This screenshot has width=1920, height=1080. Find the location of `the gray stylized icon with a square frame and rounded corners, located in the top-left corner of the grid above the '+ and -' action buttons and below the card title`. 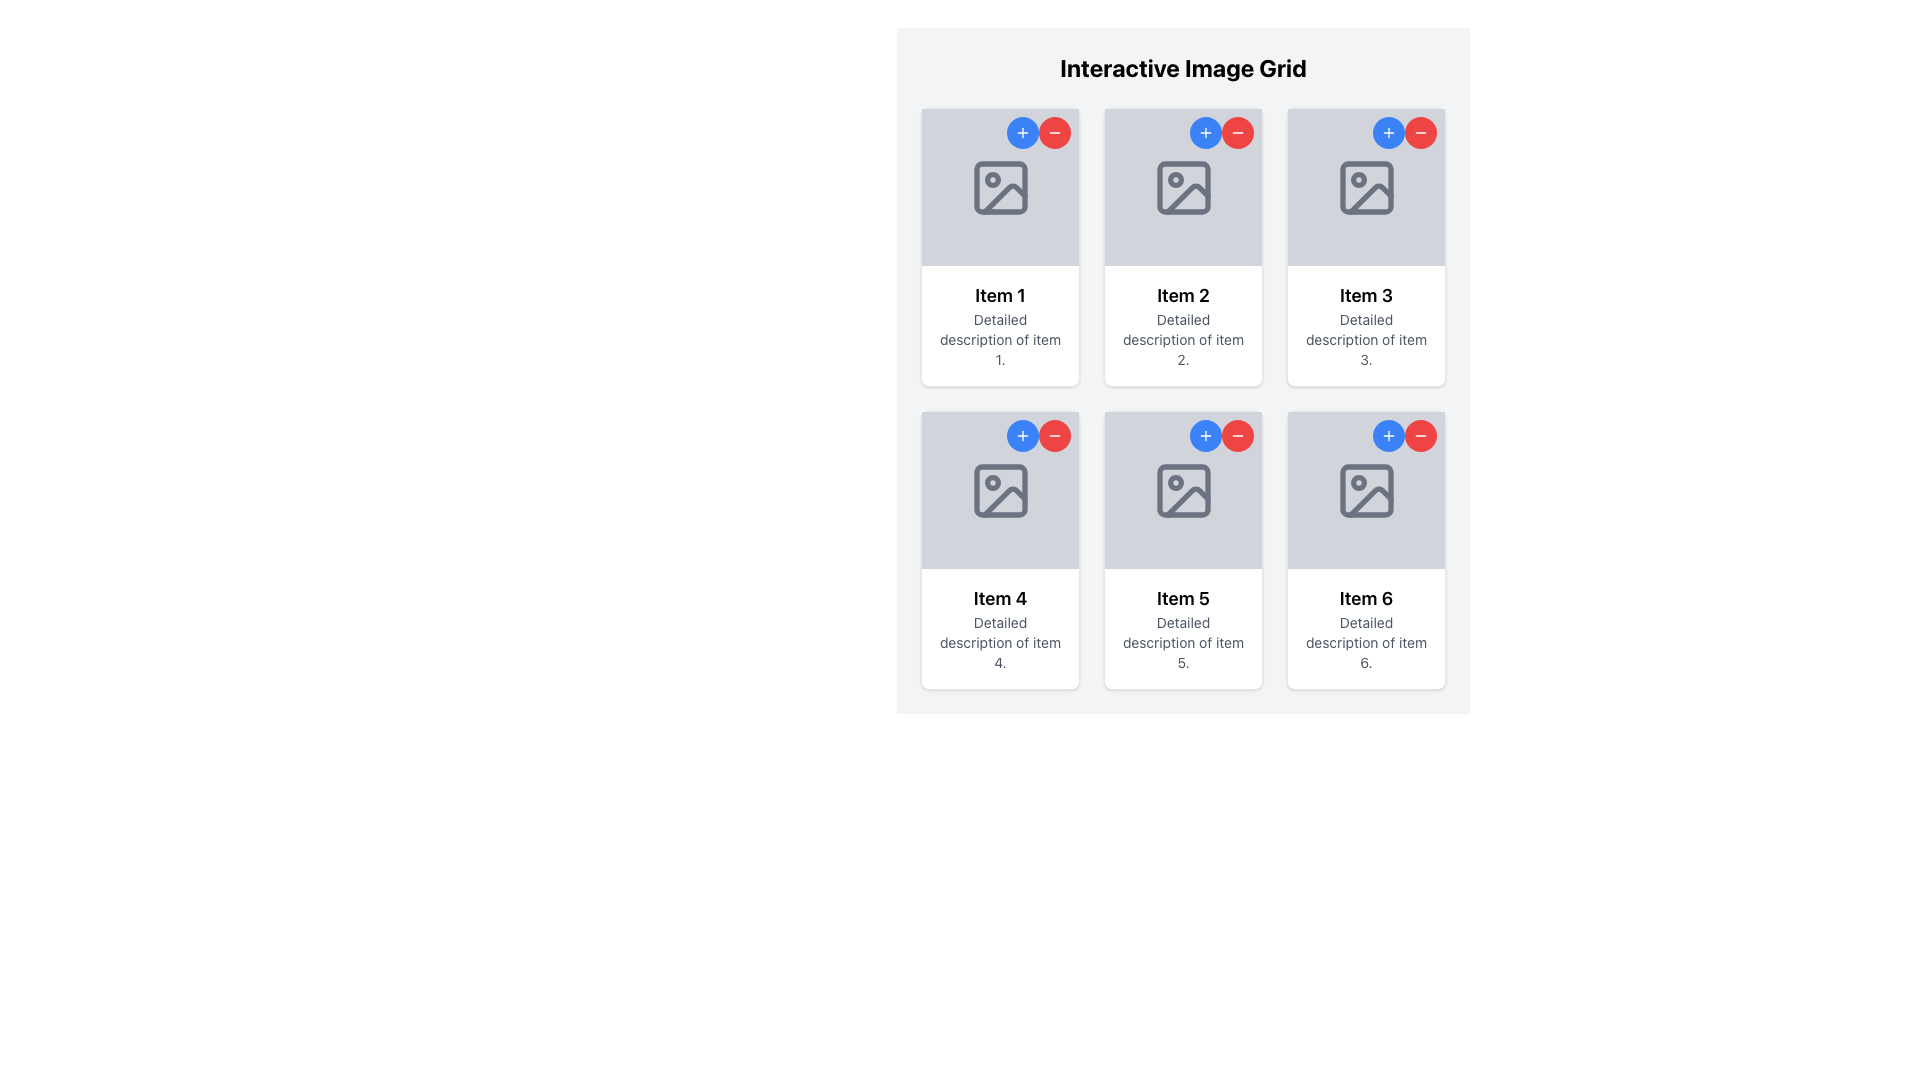

the gray stylized icon with a square frame and rounded corners, located in the top-left corner of the grid above the '+ and -' action buttons and below the card title is located at coordinates (1000, 187).